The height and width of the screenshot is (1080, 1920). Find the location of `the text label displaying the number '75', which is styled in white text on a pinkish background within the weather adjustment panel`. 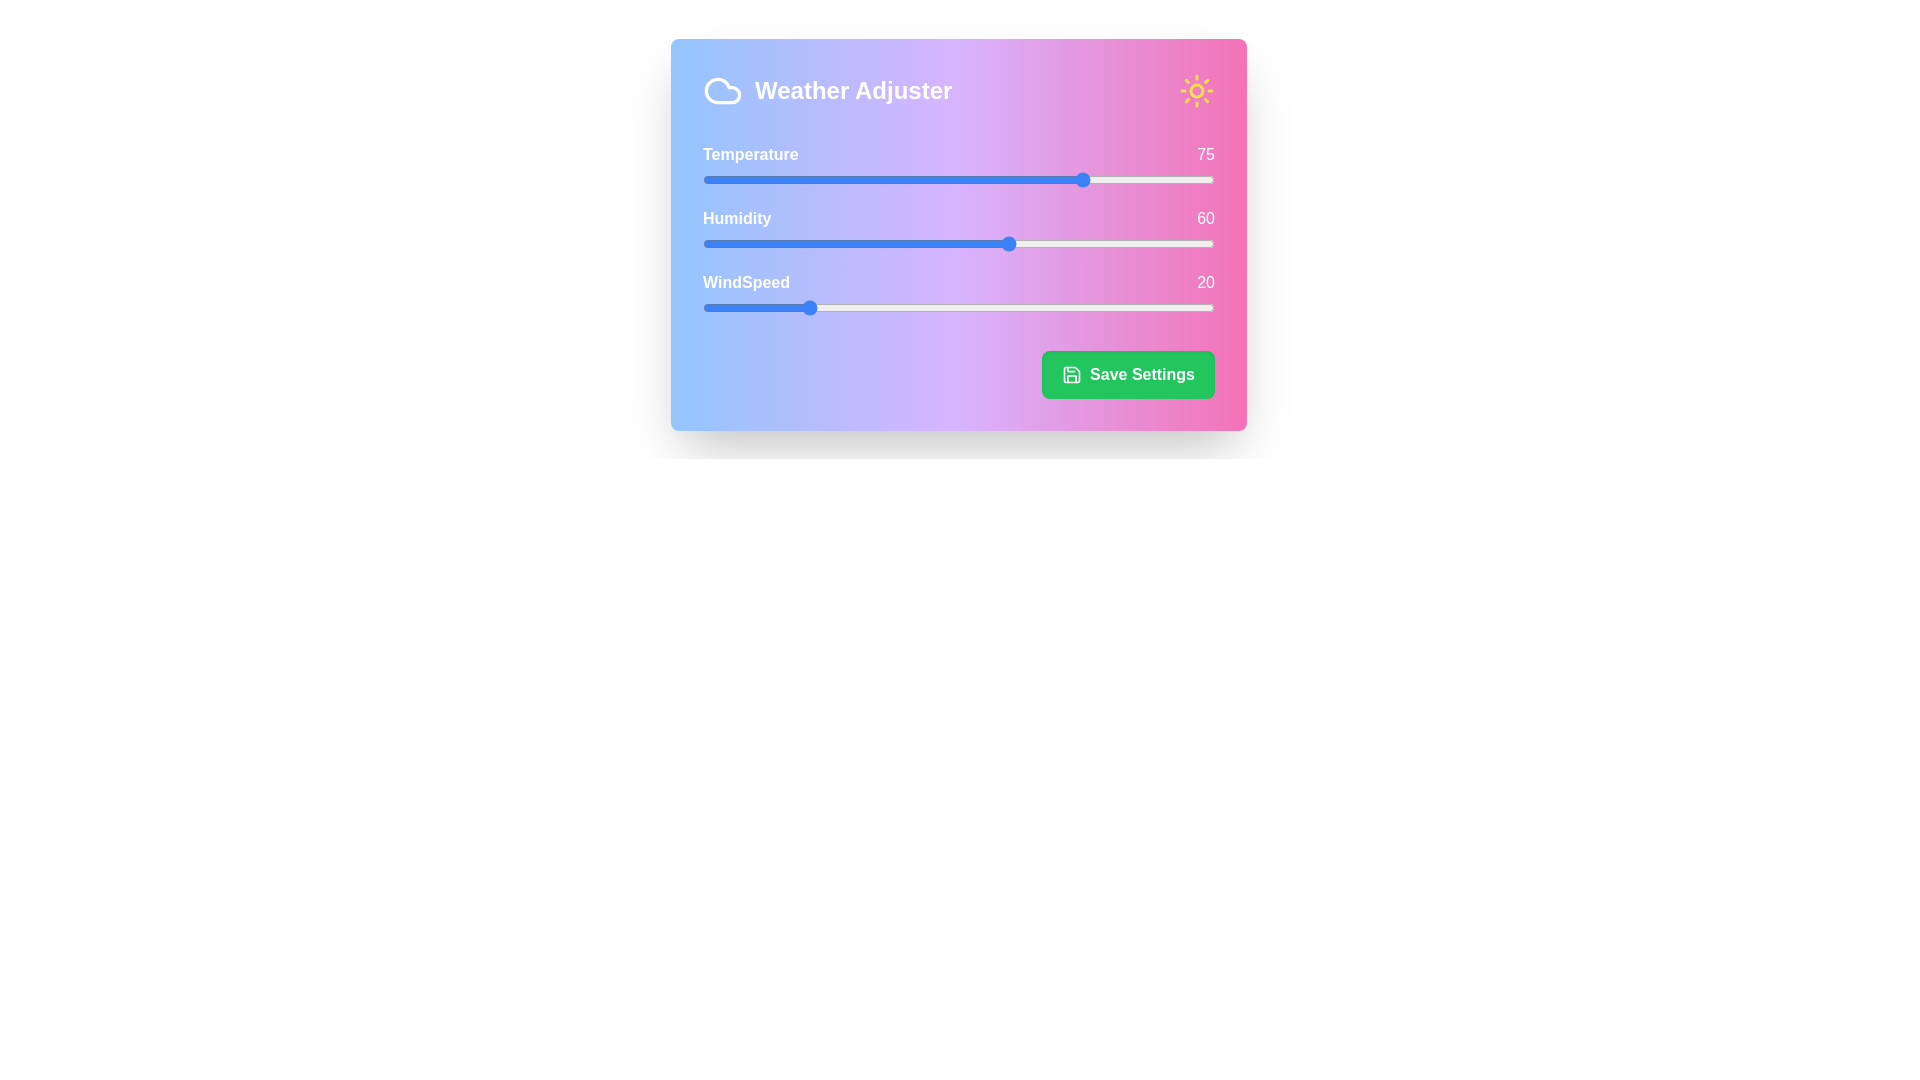

the text label displaying the number '75', which is styled in white text on a pinkish background within the weather adjustment panel is located at coordinates (1205, 153).